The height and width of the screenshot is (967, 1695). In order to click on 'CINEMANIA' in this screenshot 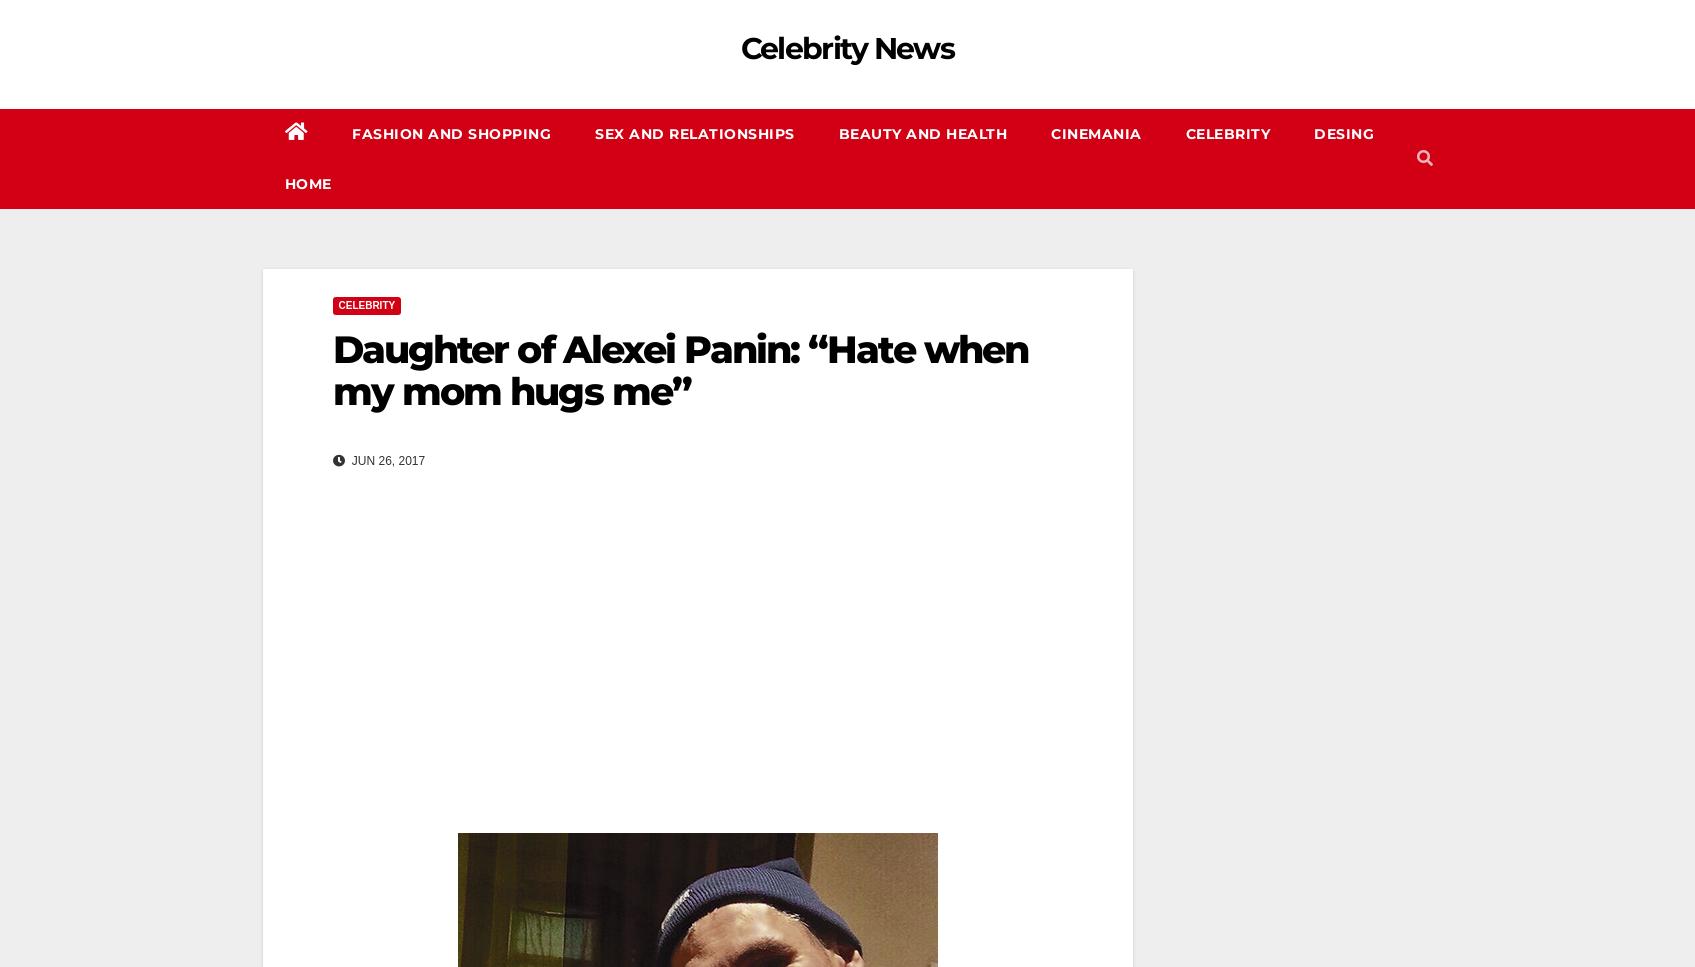, I will do `click(1095, 133)`.